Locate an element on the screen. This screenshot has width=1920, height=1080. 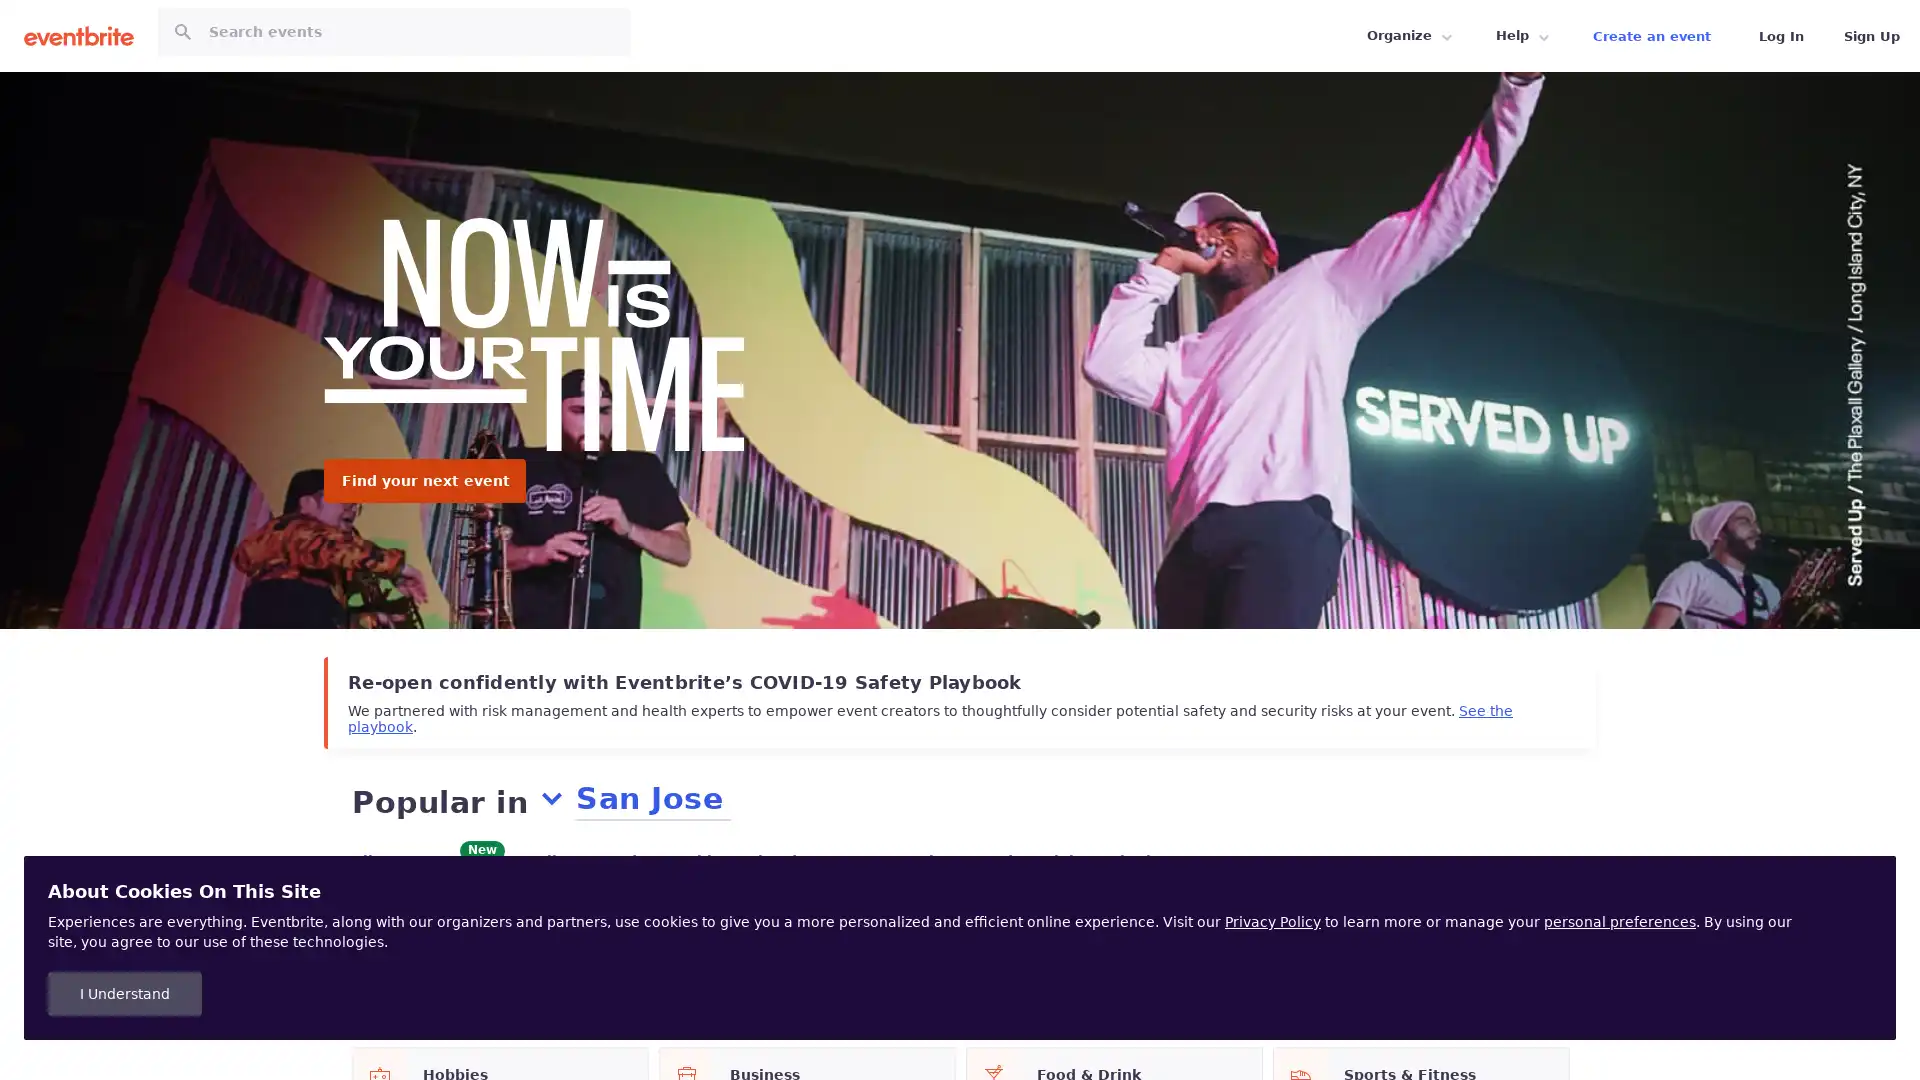
Free is located at coordinates (846, 859).